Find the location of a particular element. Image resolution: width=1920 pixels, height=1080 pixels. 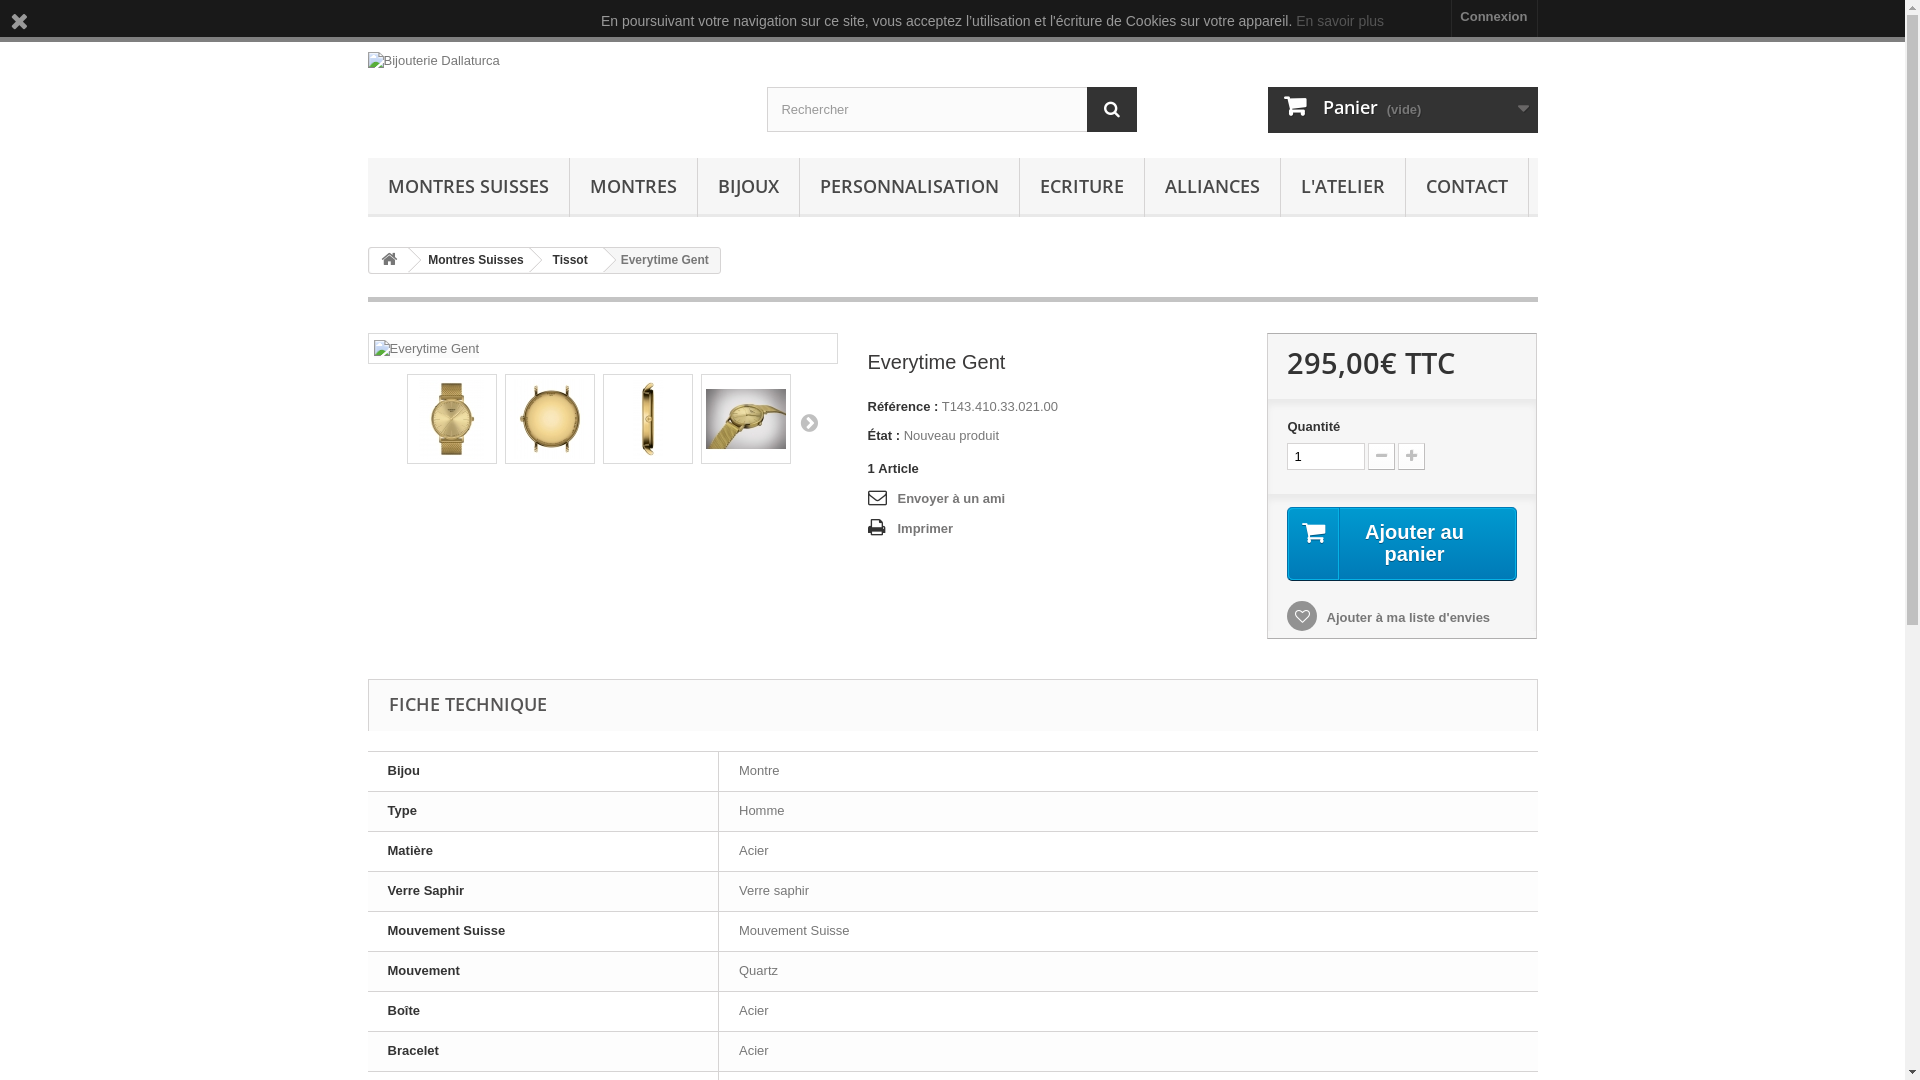

'Everytime Gent' is located at coordinates (550, 418).